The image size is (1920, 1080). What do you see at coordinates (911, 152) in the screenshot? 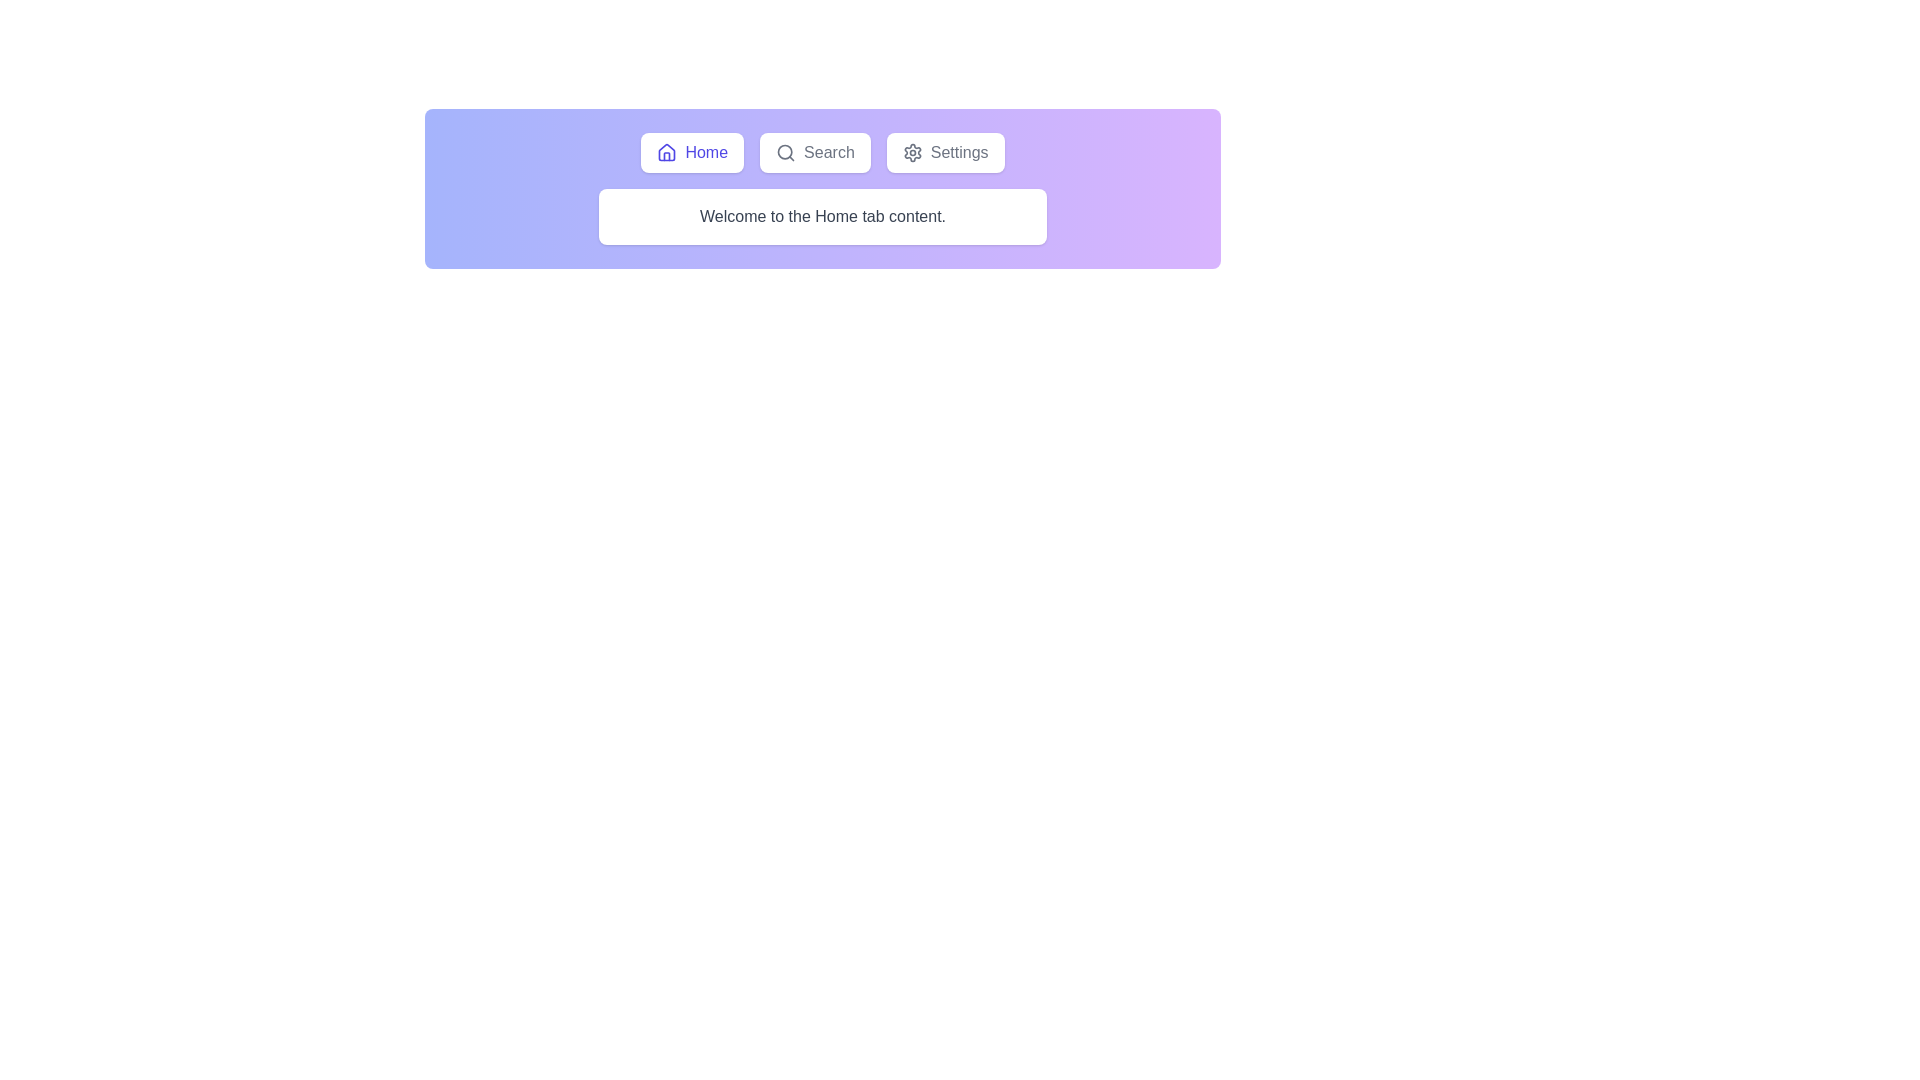
I see `the settings menu icon, which is the third button from the left in the horizontal navigation options at the top of the interface, for navigation` at bounding box center [911, 152].